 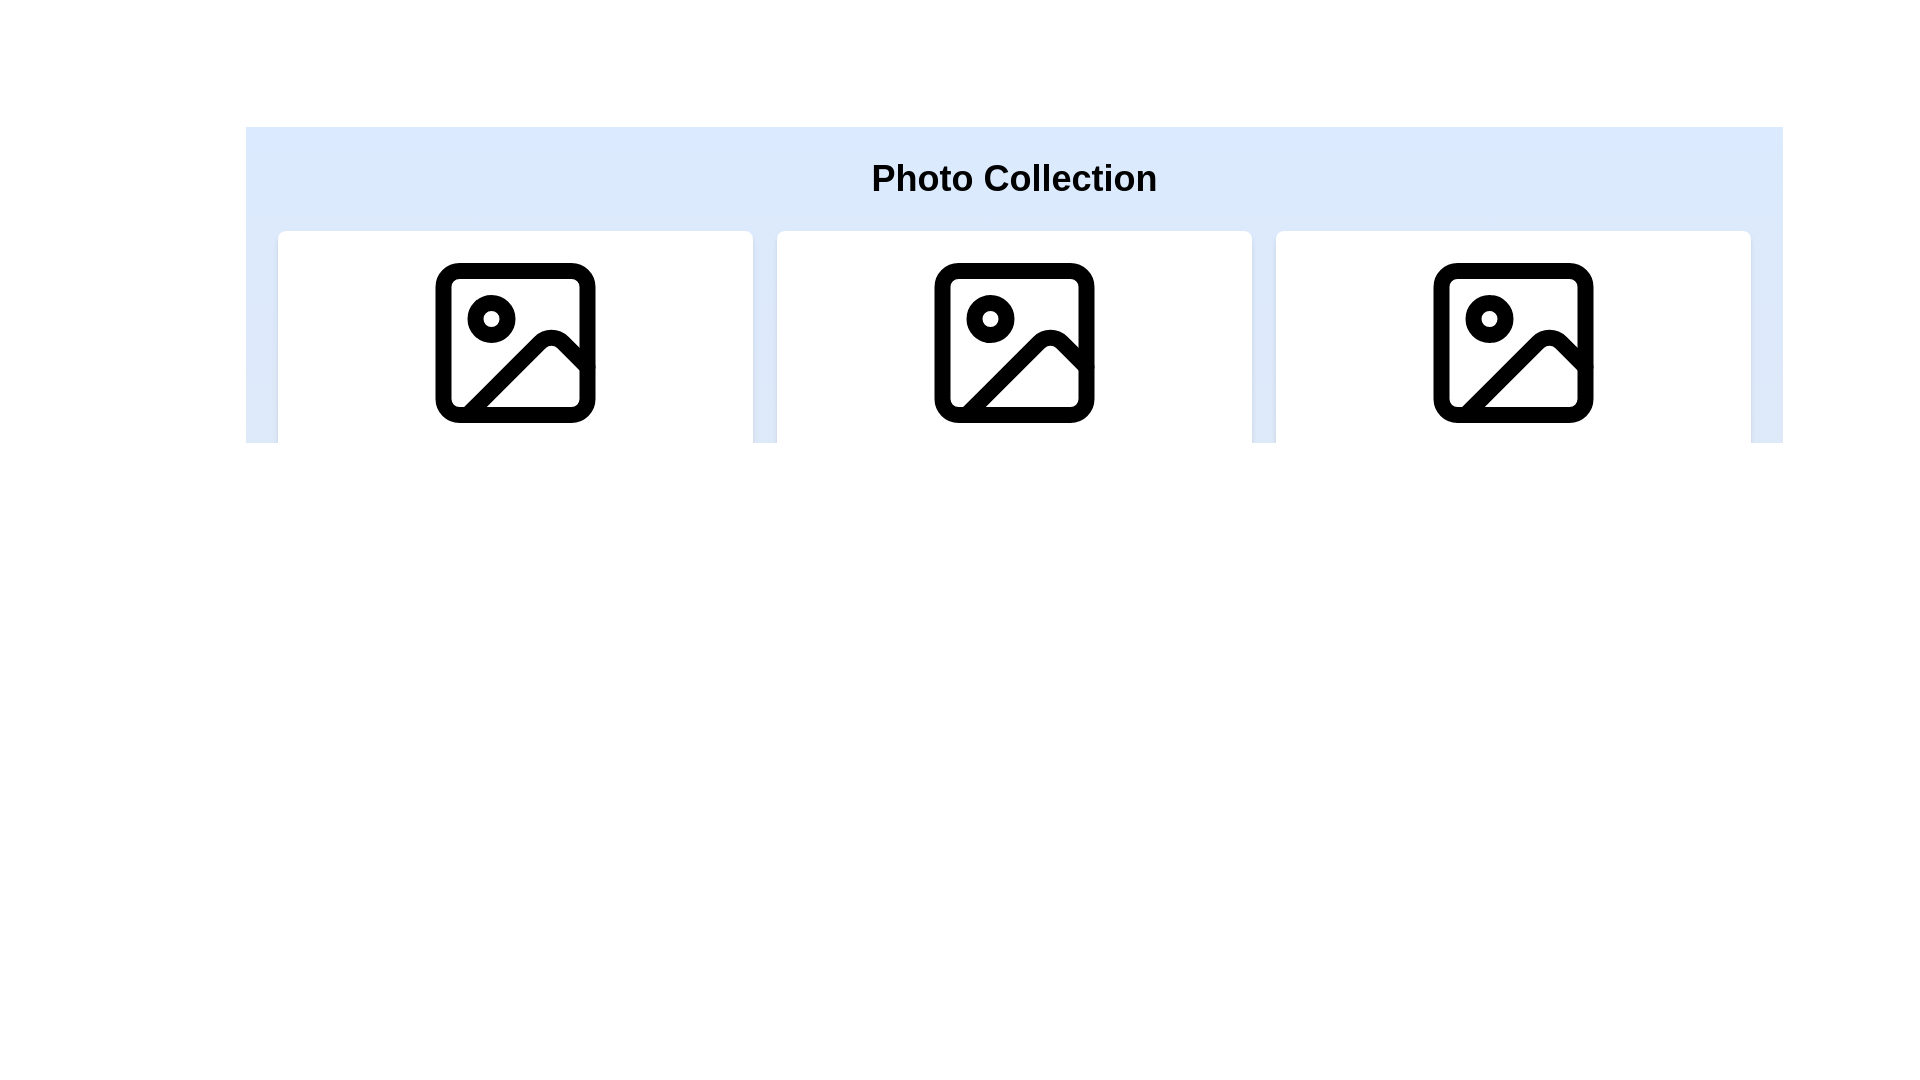 I want to click on the third image icon in the 'Photo Collection' section, so click(x=1513, y=342).